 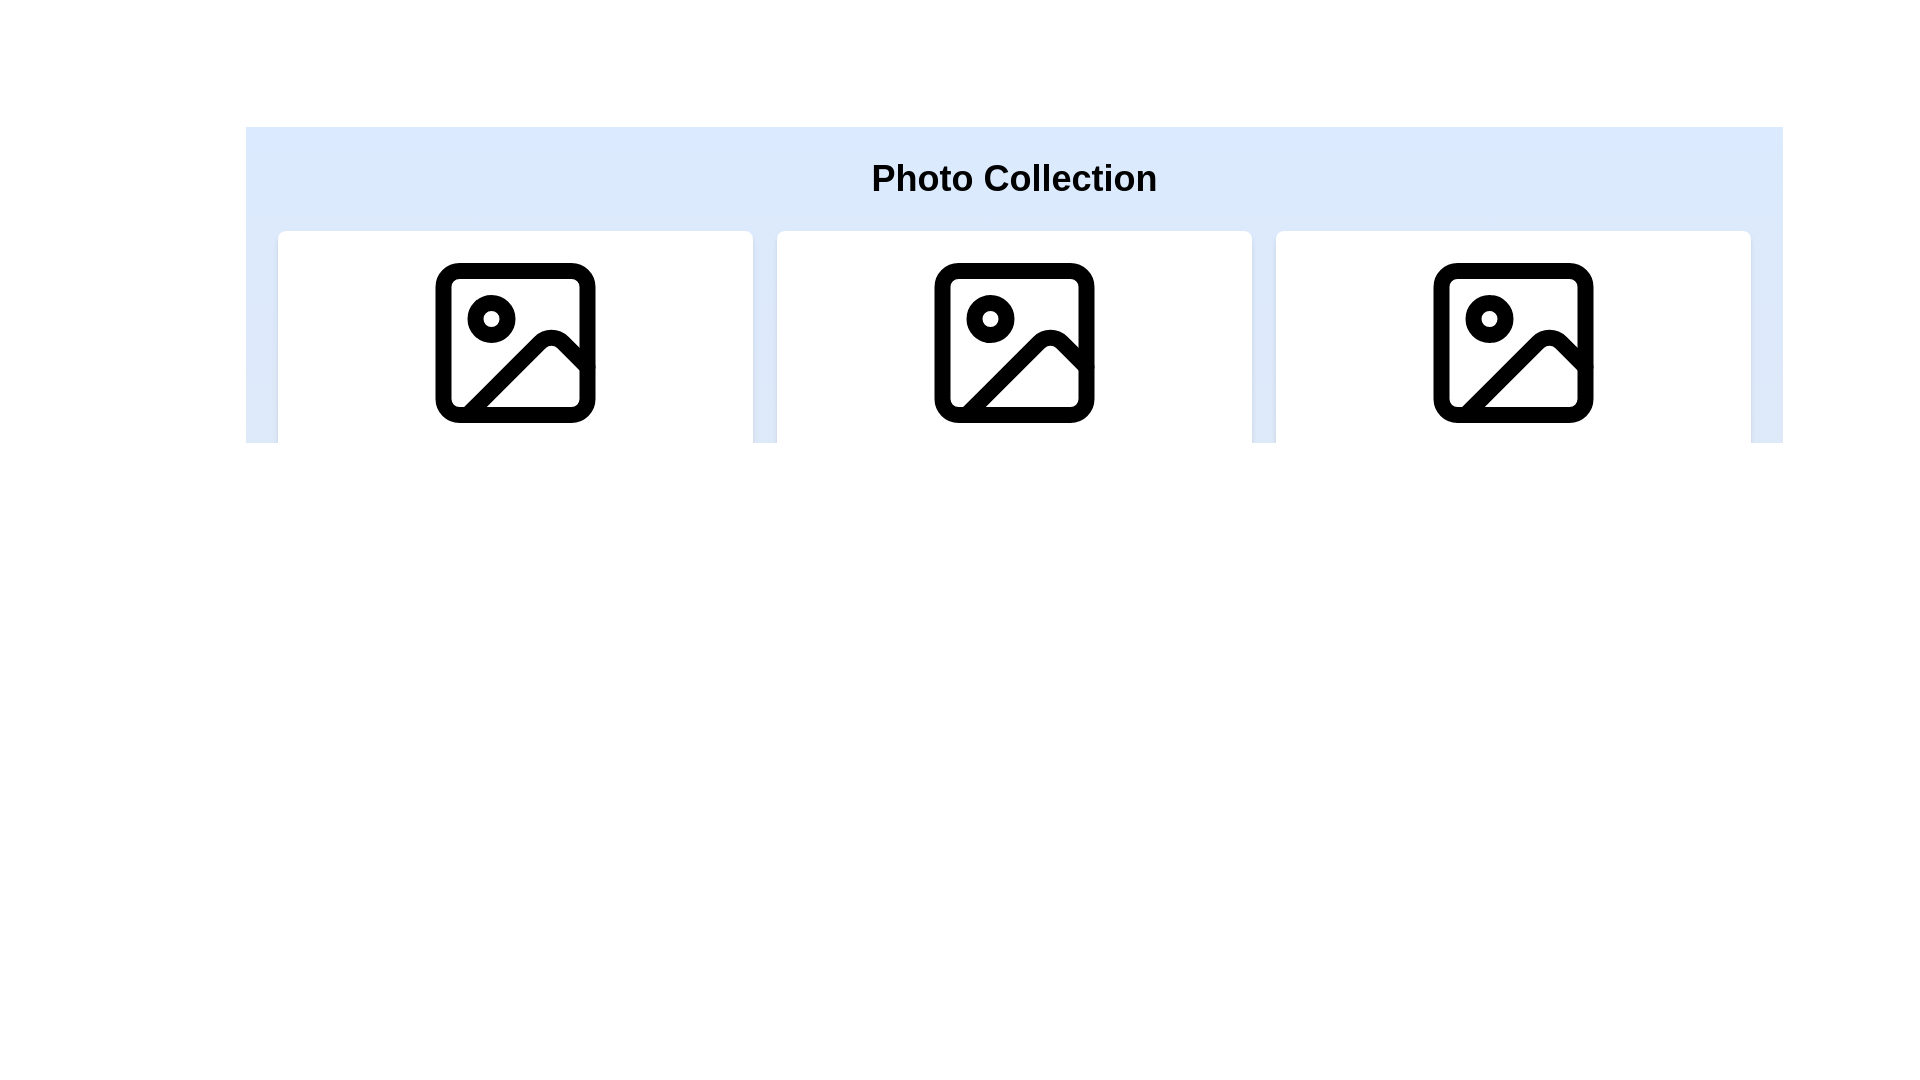 I want to click on the third image icon in the 'Photo Collection' section, so click(x=1513, y=342).